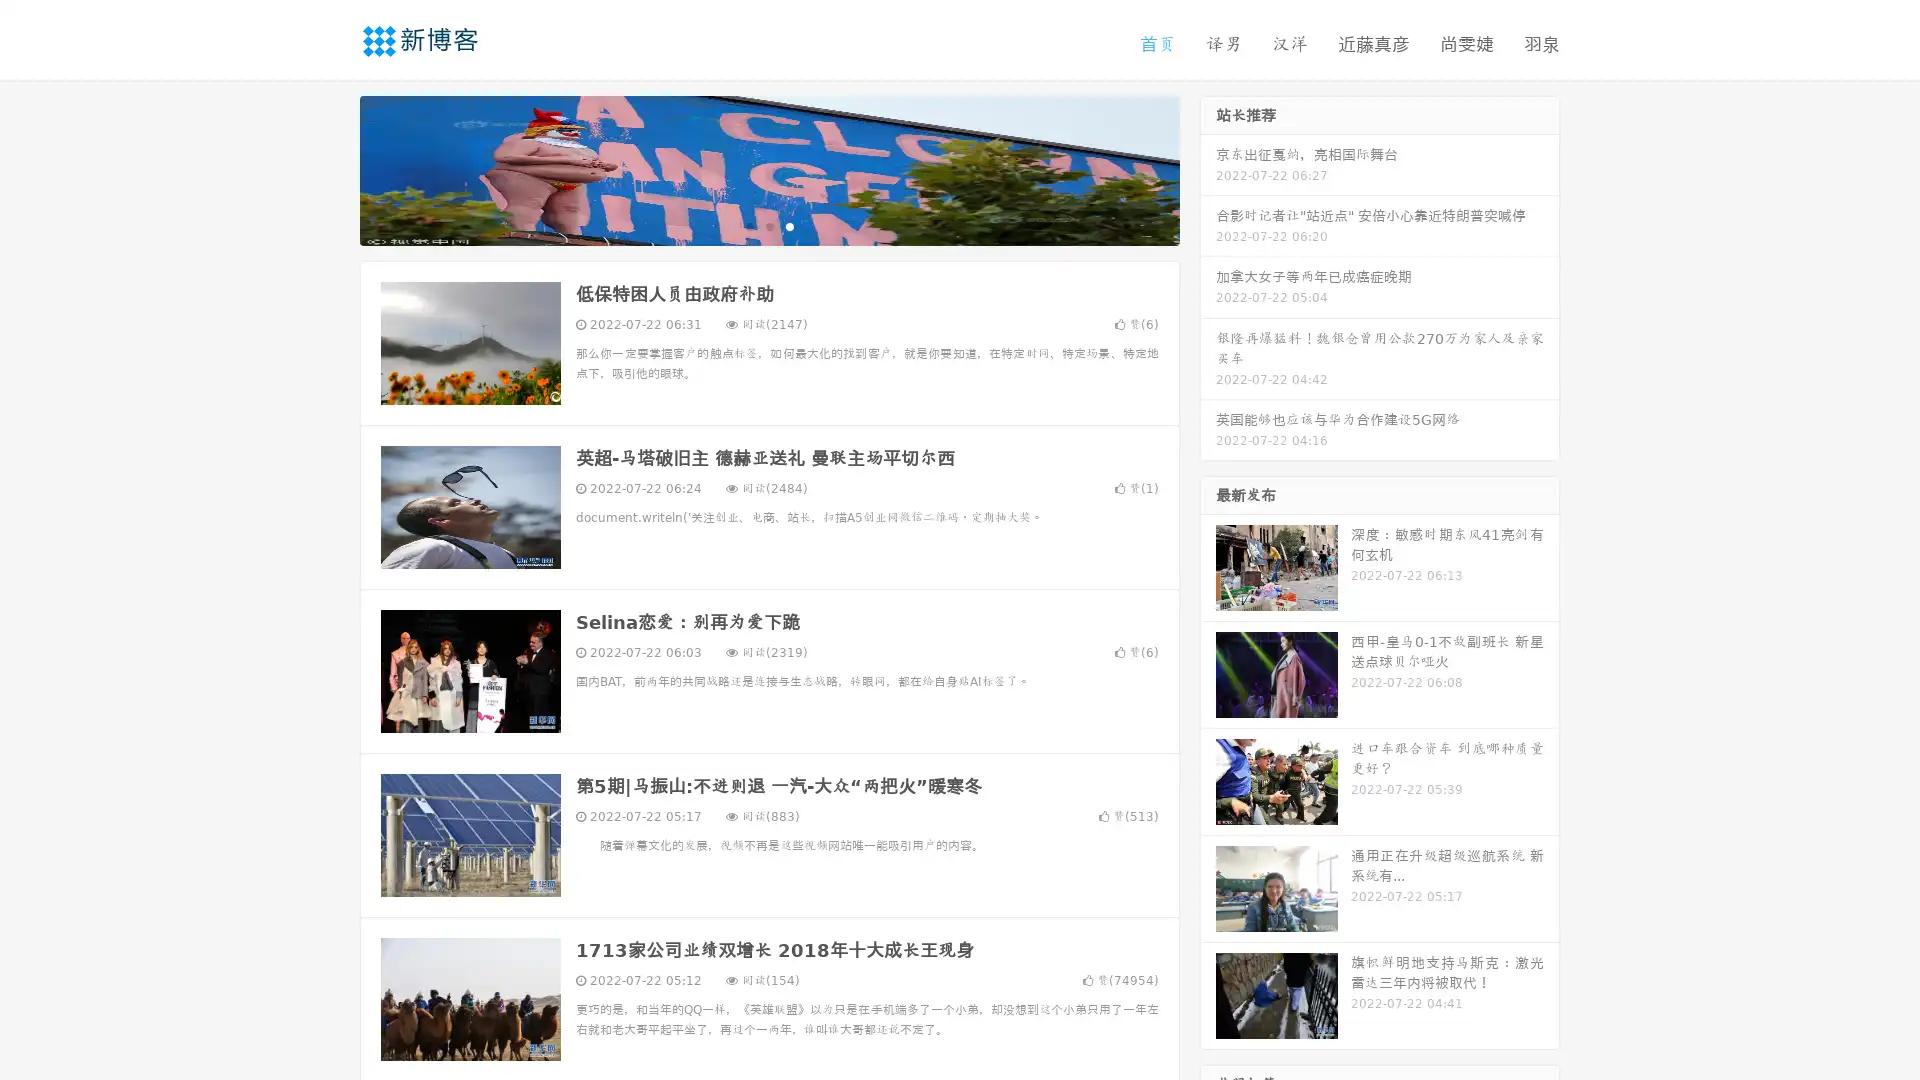 The image size is (1920, 1080). What do you see at coordinates (748, 225) in the screenshot?
I see `Go to slide 1` at bounding box center [748, 225].